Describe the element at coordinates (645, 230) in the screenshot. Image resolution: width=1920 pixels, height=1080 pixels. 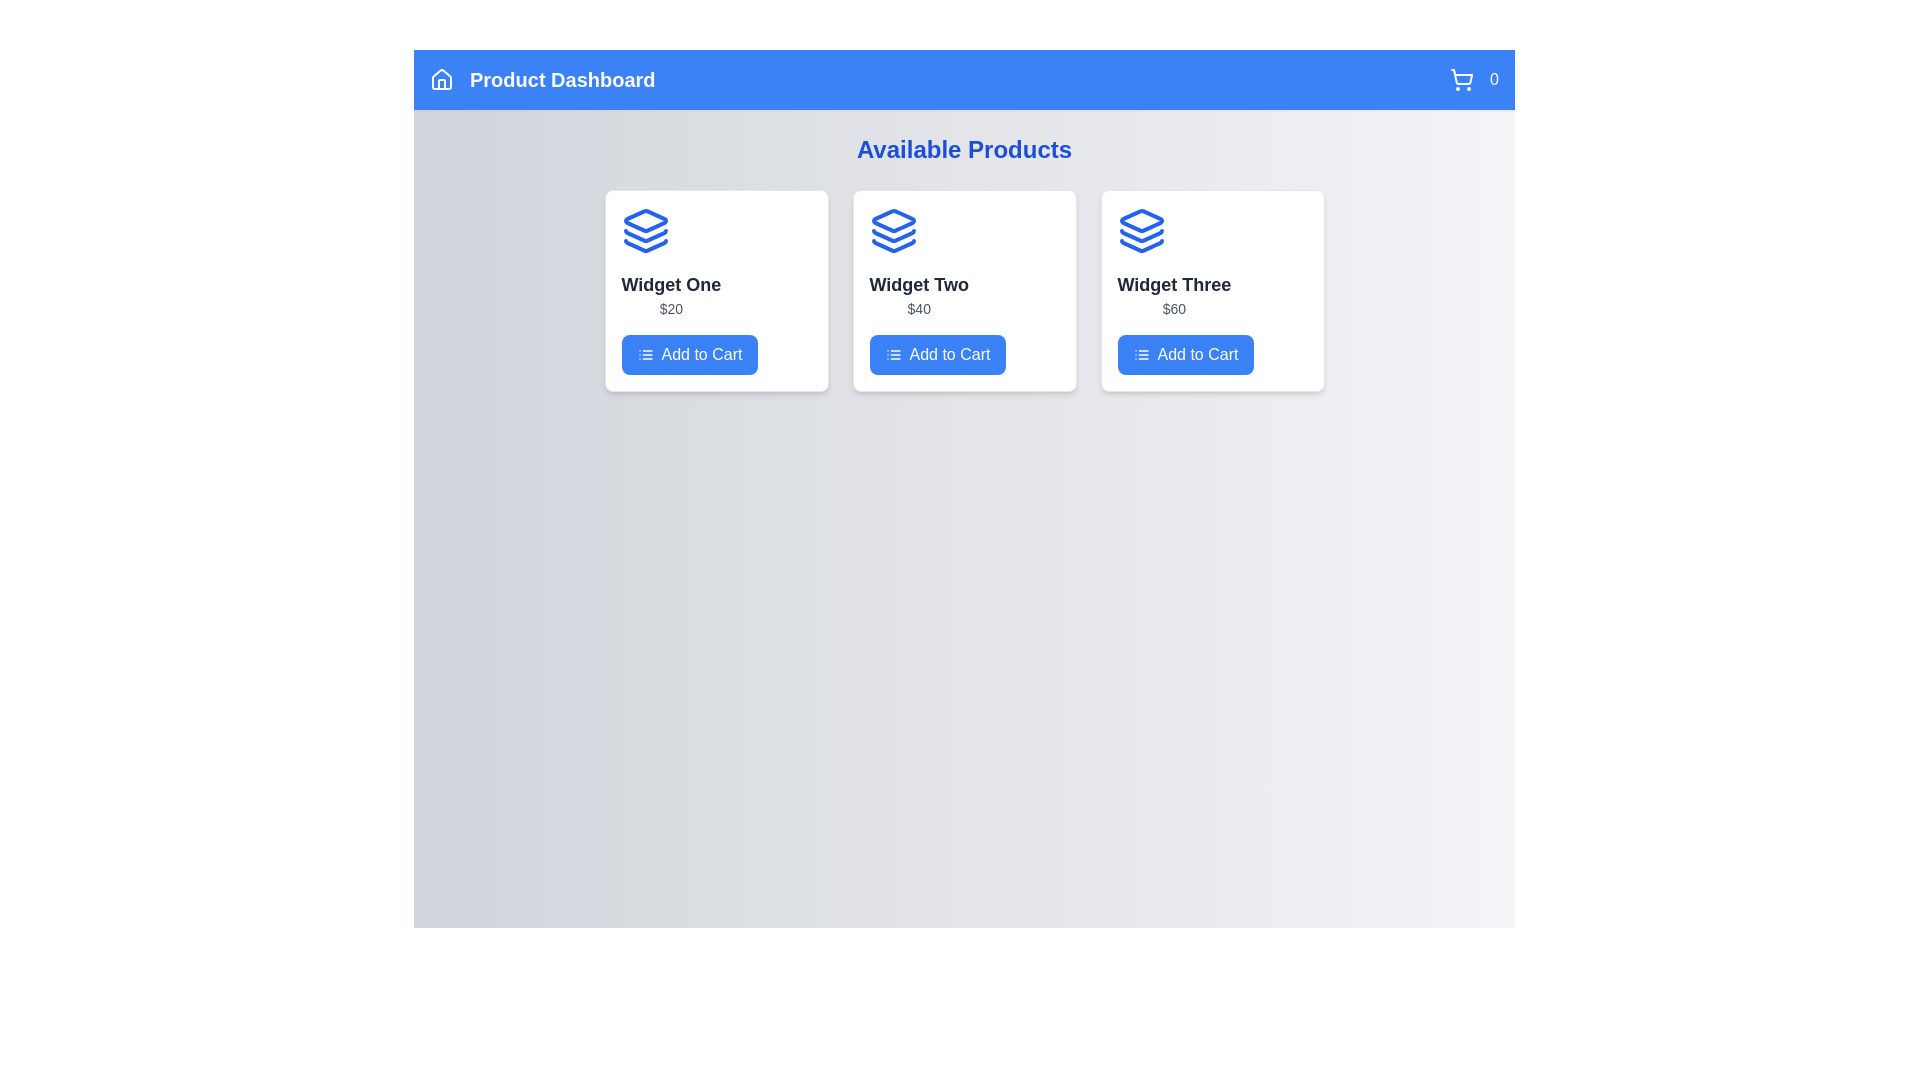
I see `the blue layered structure icon located at the top-left corner of the 'Widget One' card, which serves as the primary visual indicator for the card` at that location.